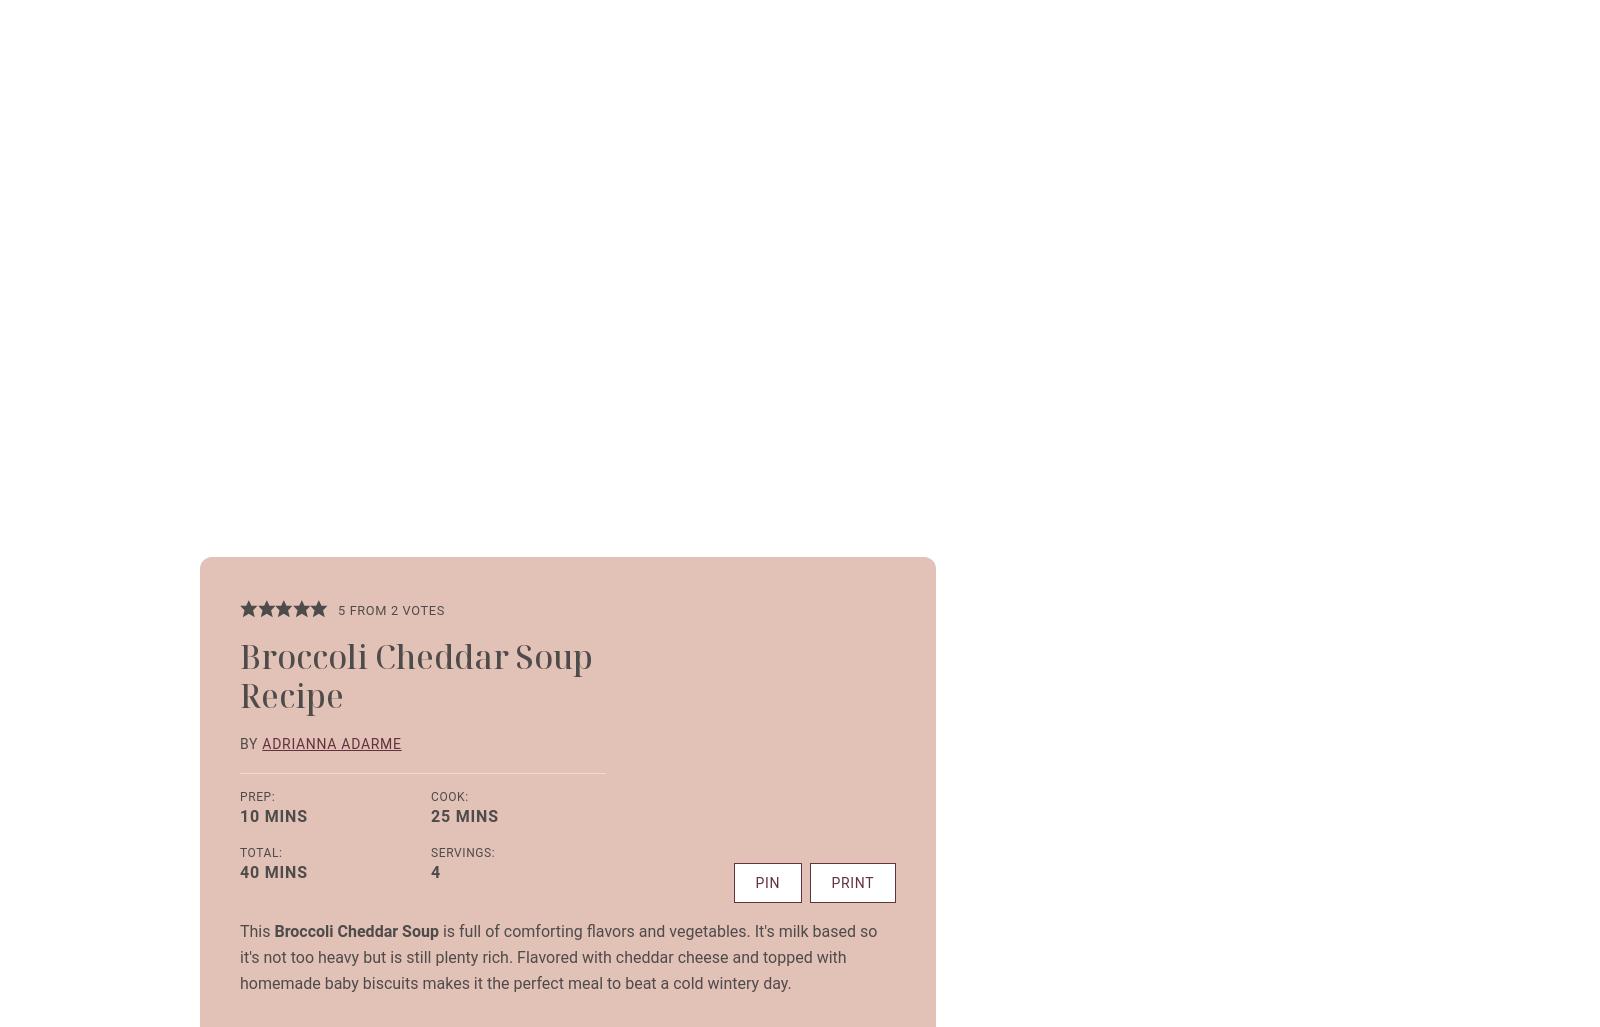  What do you see at coordinates (331, 742) in the screenshot?
I see `'Adrianna Adarme'` at bounding box center [331, 742].